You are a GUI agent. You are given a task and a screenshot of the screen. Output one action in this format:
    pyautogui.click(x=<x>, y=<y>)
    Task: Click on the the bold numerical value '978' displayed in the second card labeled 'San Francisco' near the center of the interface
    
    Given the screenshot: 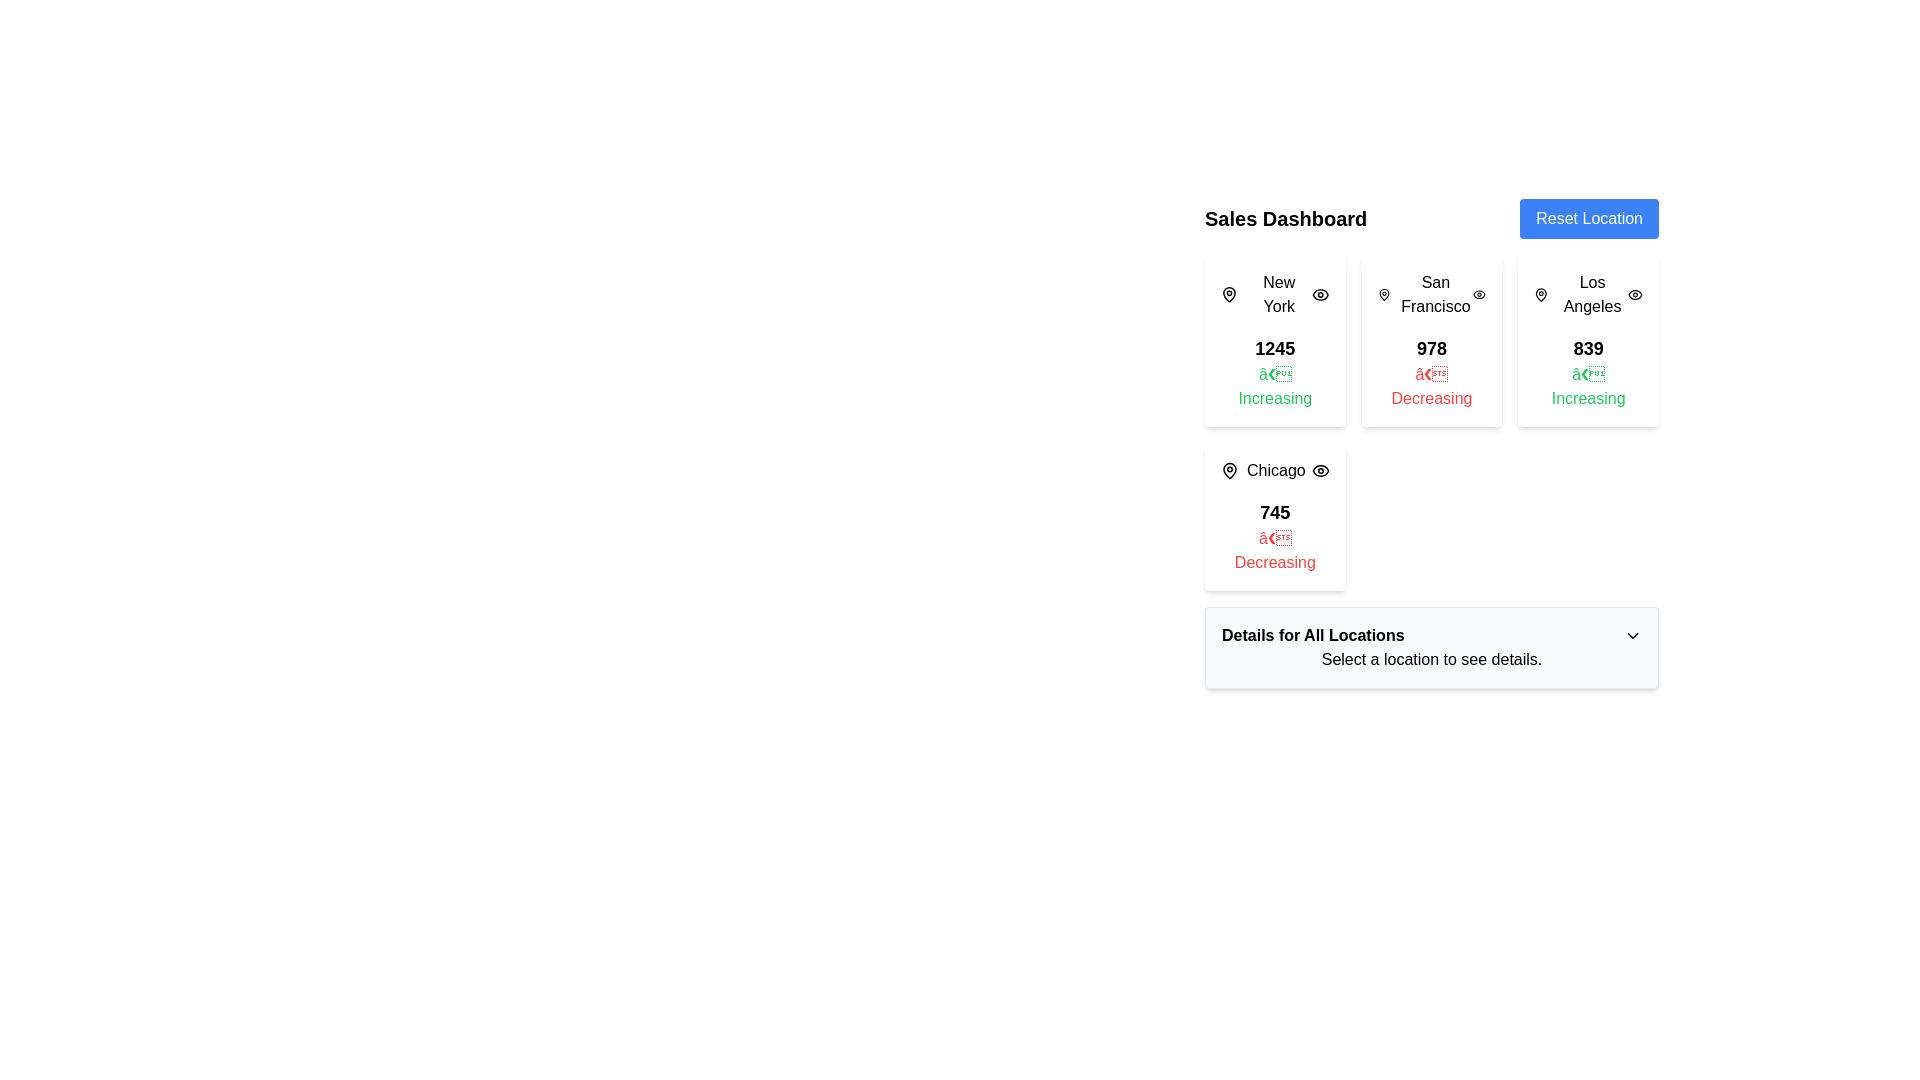 What is the action you would take?
    pyautogui.click(x=1430, y=347)
    